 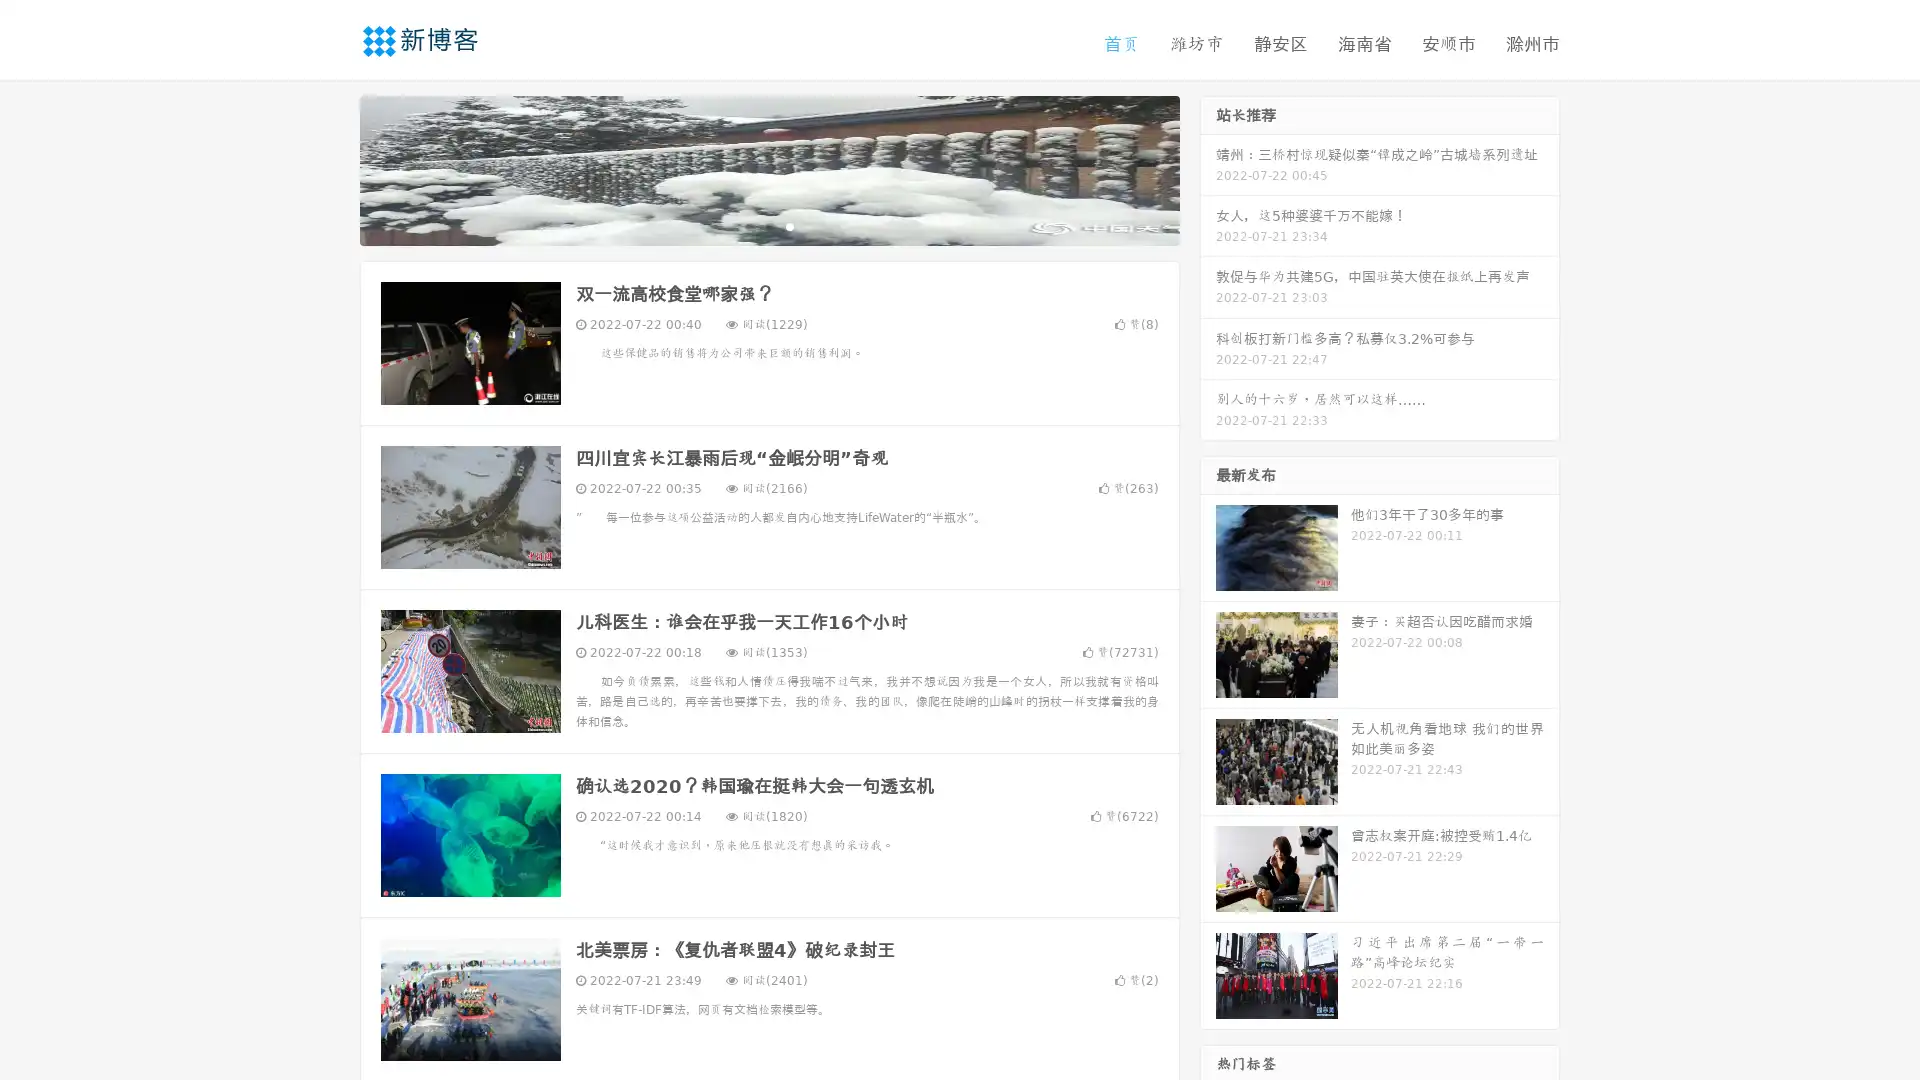 I want to click on Go to slide 2, so click(x=768, y=225).